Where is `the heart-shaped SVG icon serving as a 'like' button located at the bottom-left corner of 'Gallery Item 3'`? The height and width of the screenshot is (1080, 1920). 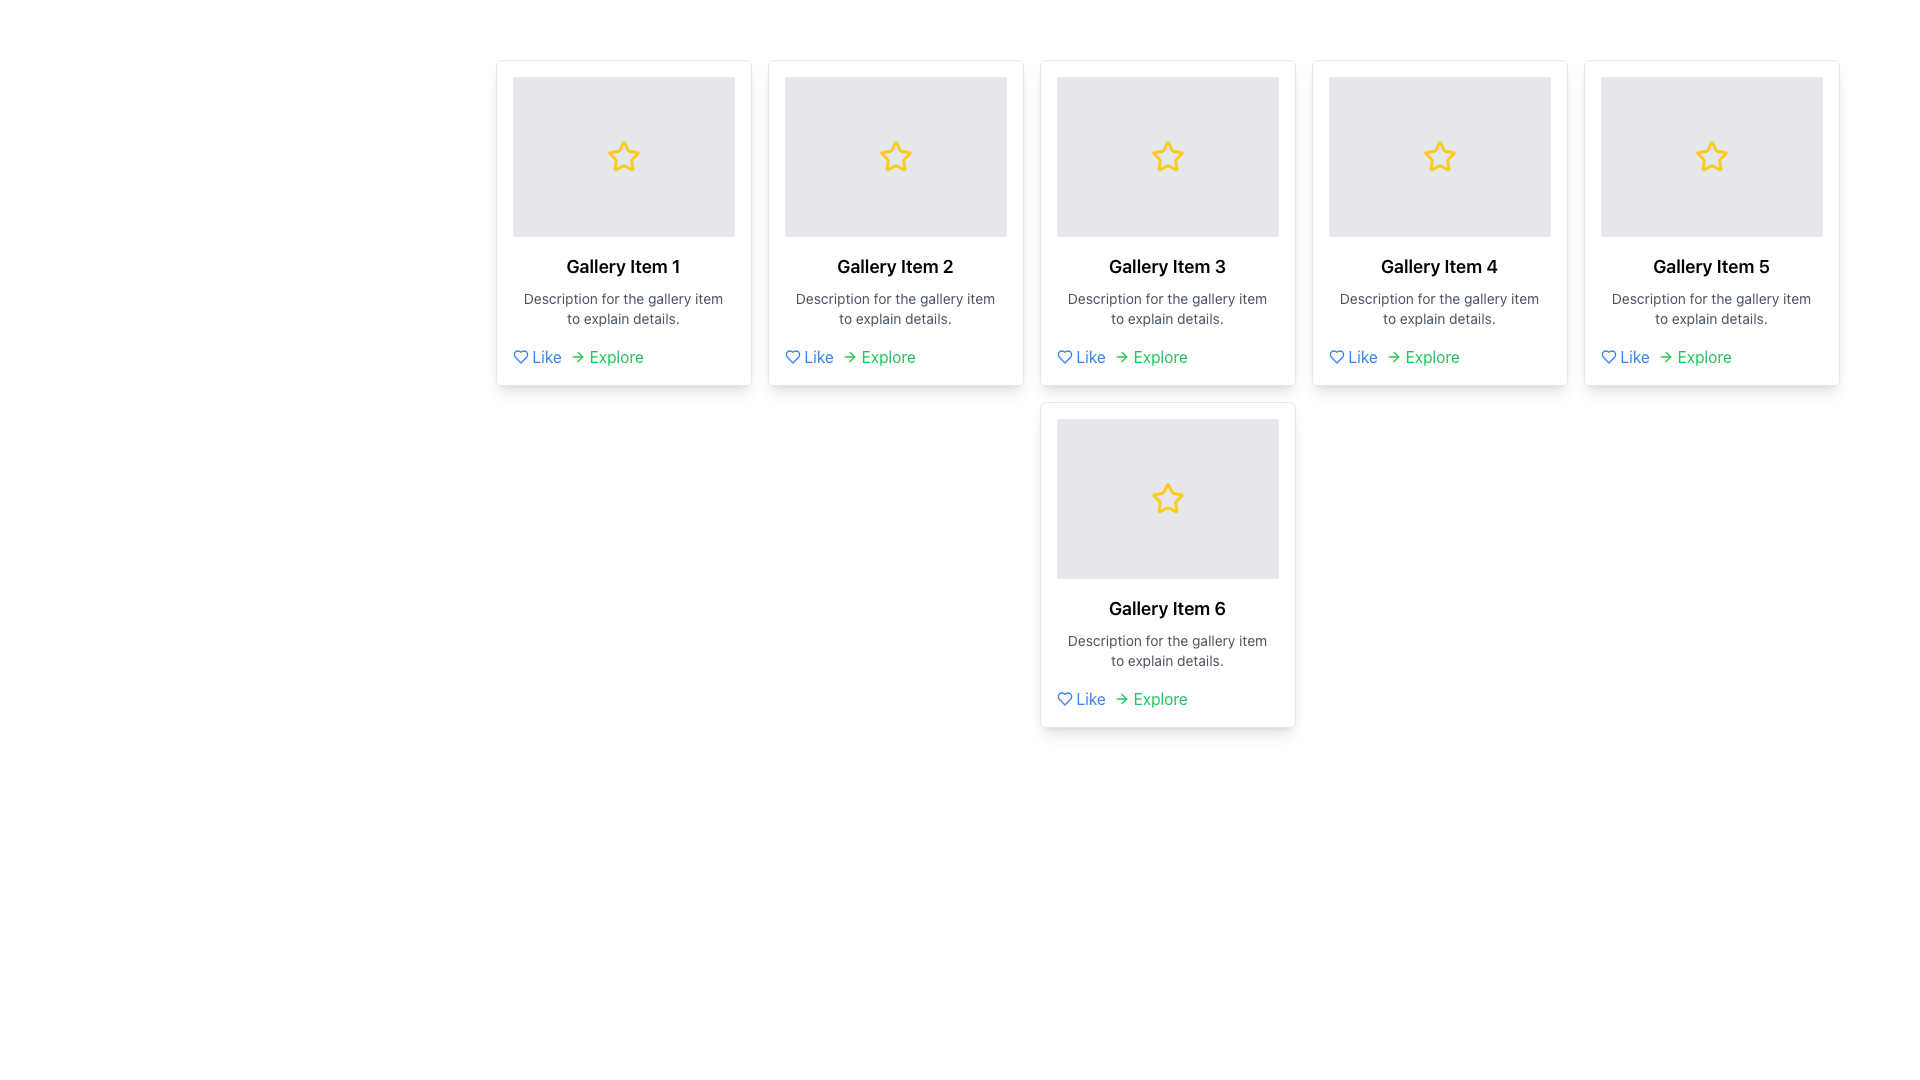 the heart-shaped SVG icon serving as a 'like' button located at the bottom-left corner of 'Gallery Item 3' is located at coordinates (1063, 356).